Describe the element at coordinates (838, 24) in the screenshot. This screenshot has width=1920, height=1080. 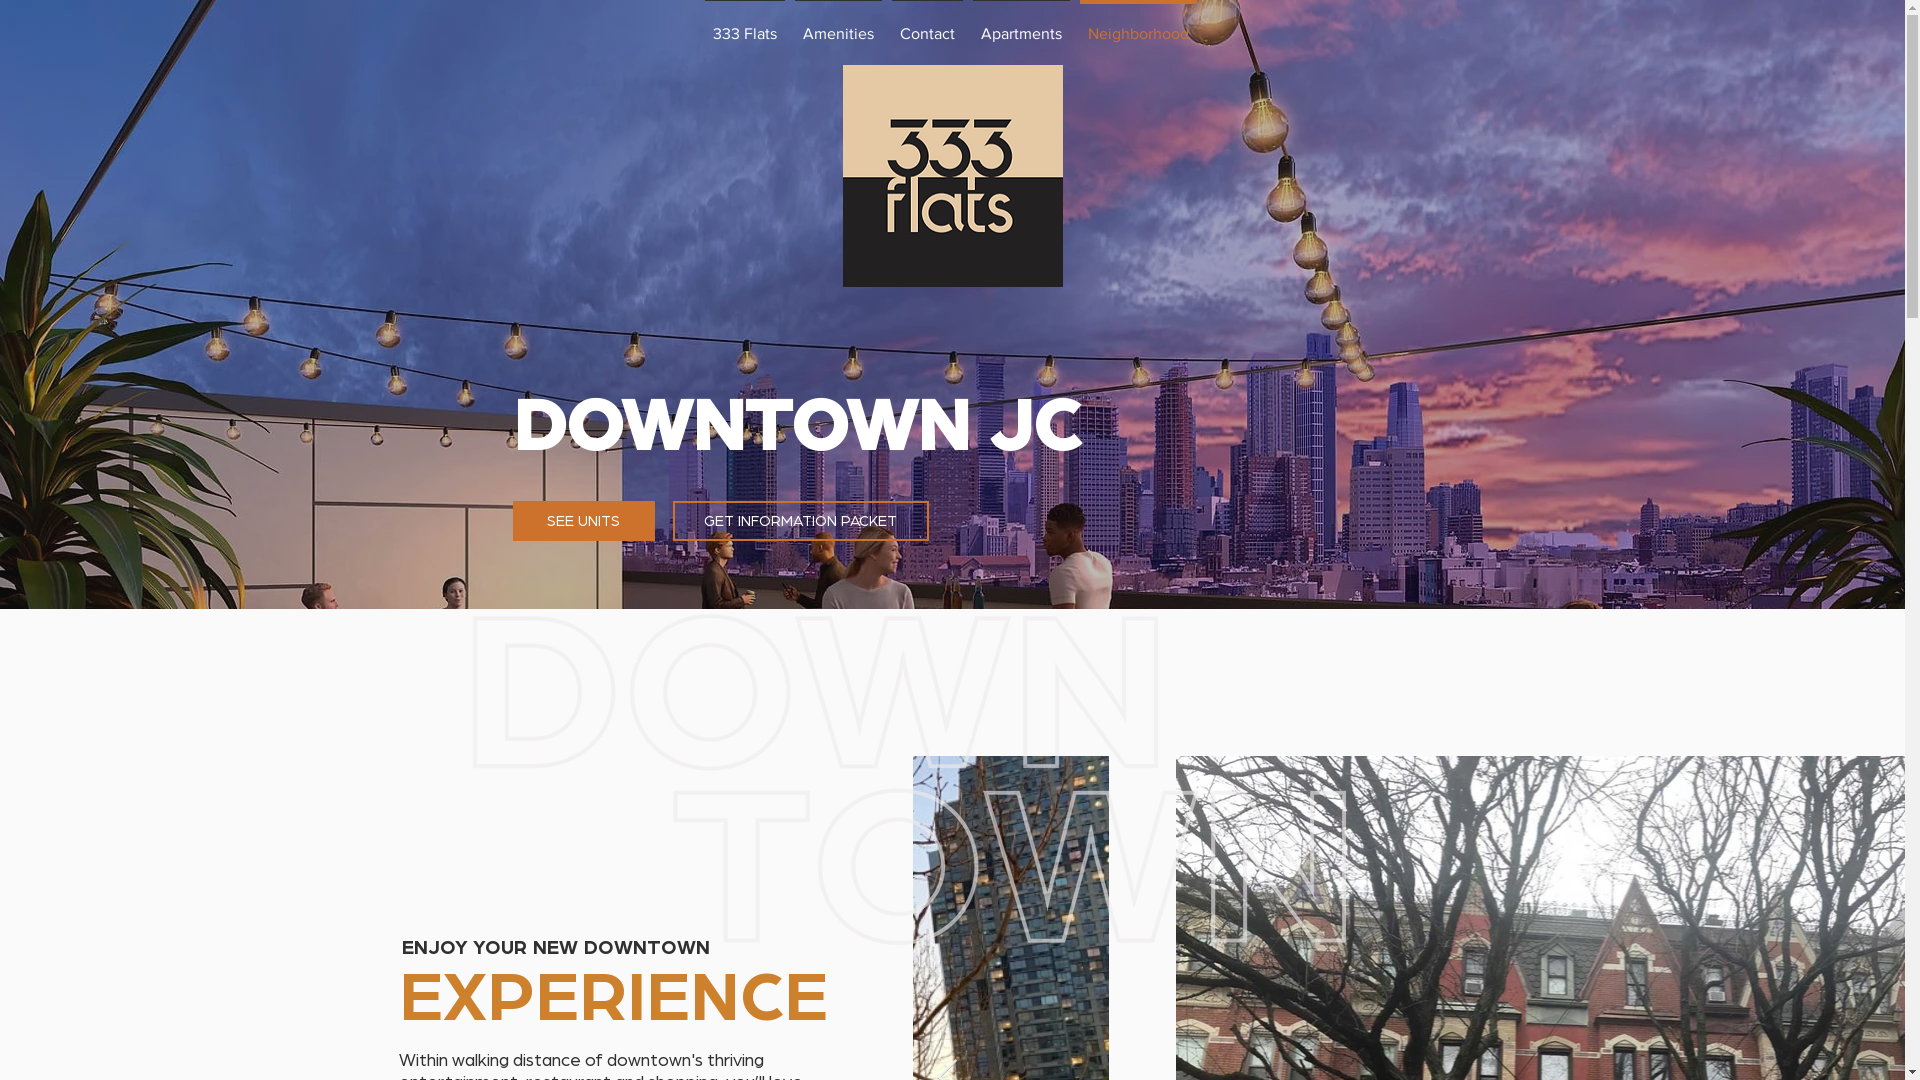
I see `'Amenities'` at that location.